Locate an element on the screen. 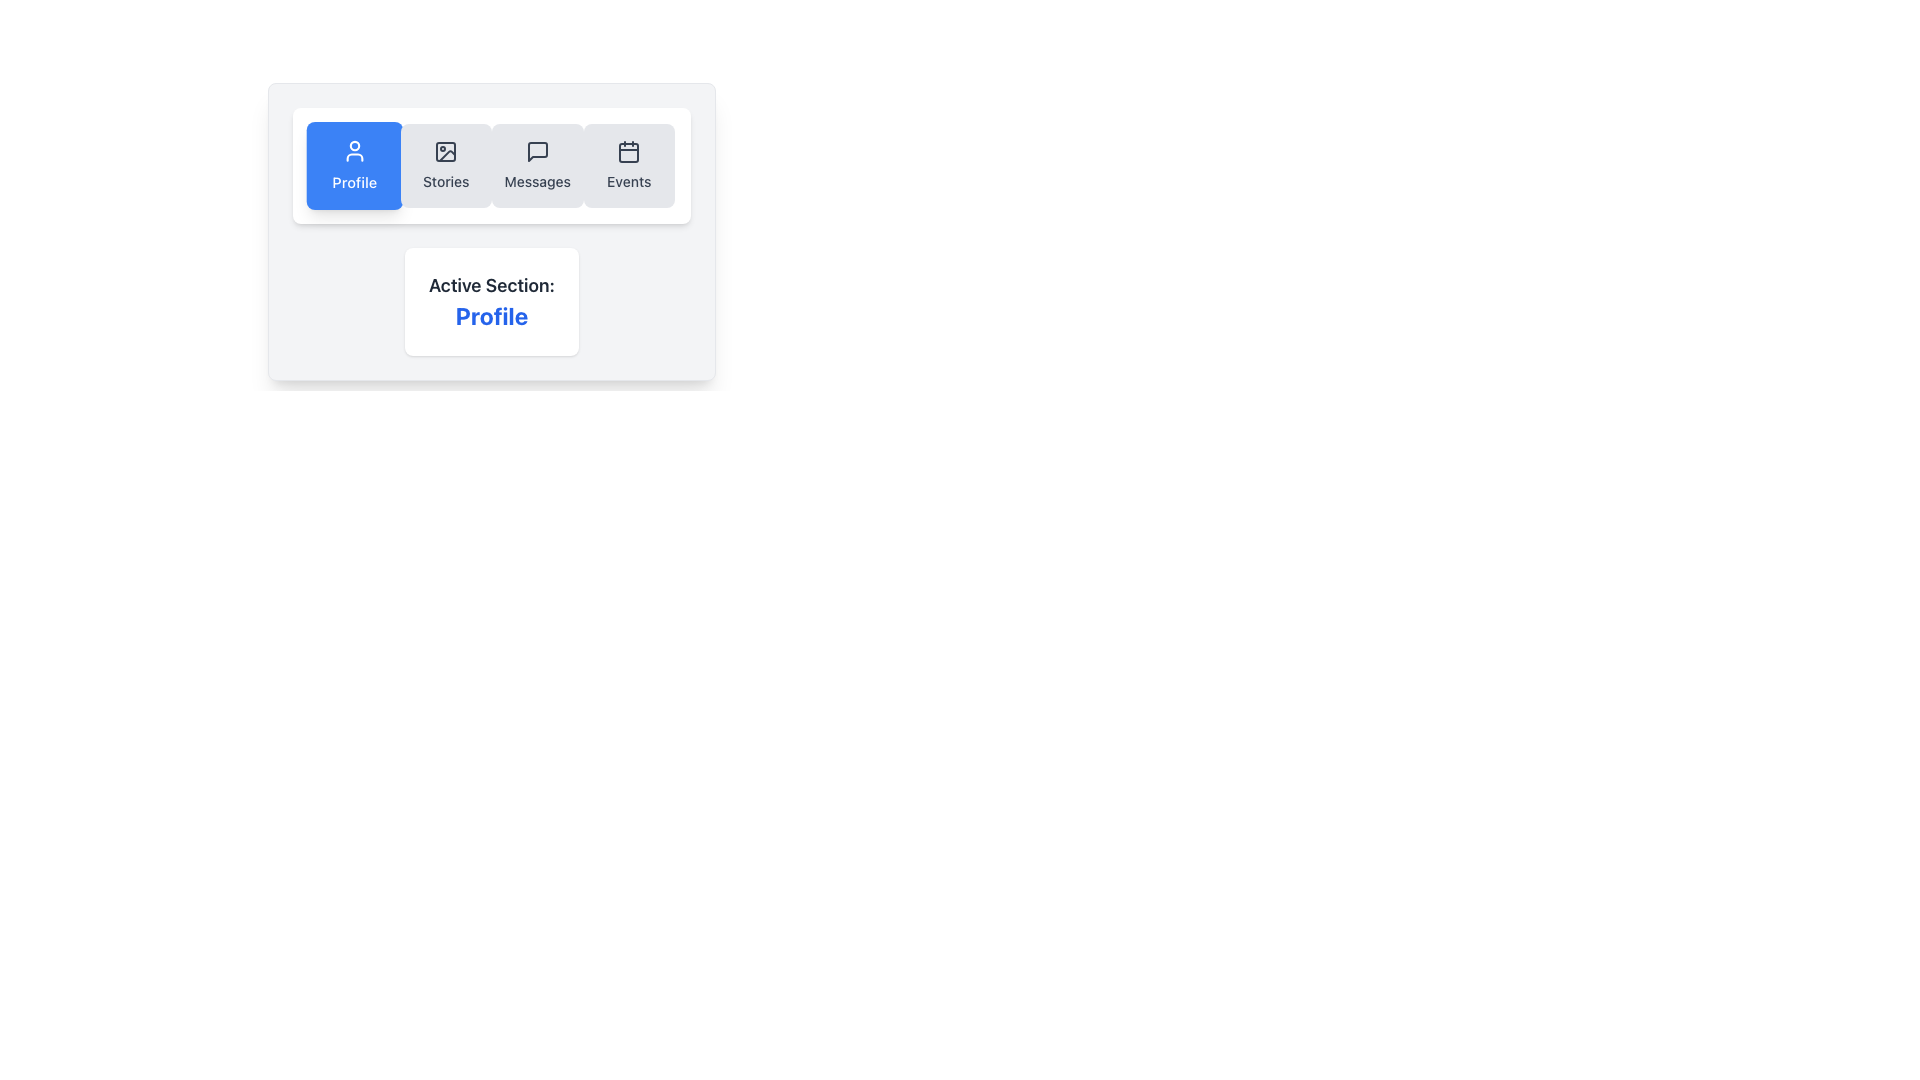  the 'Profile' button, which is a blue rectangular tile with white text and a user profile icon is located at coordinates (354, 164).